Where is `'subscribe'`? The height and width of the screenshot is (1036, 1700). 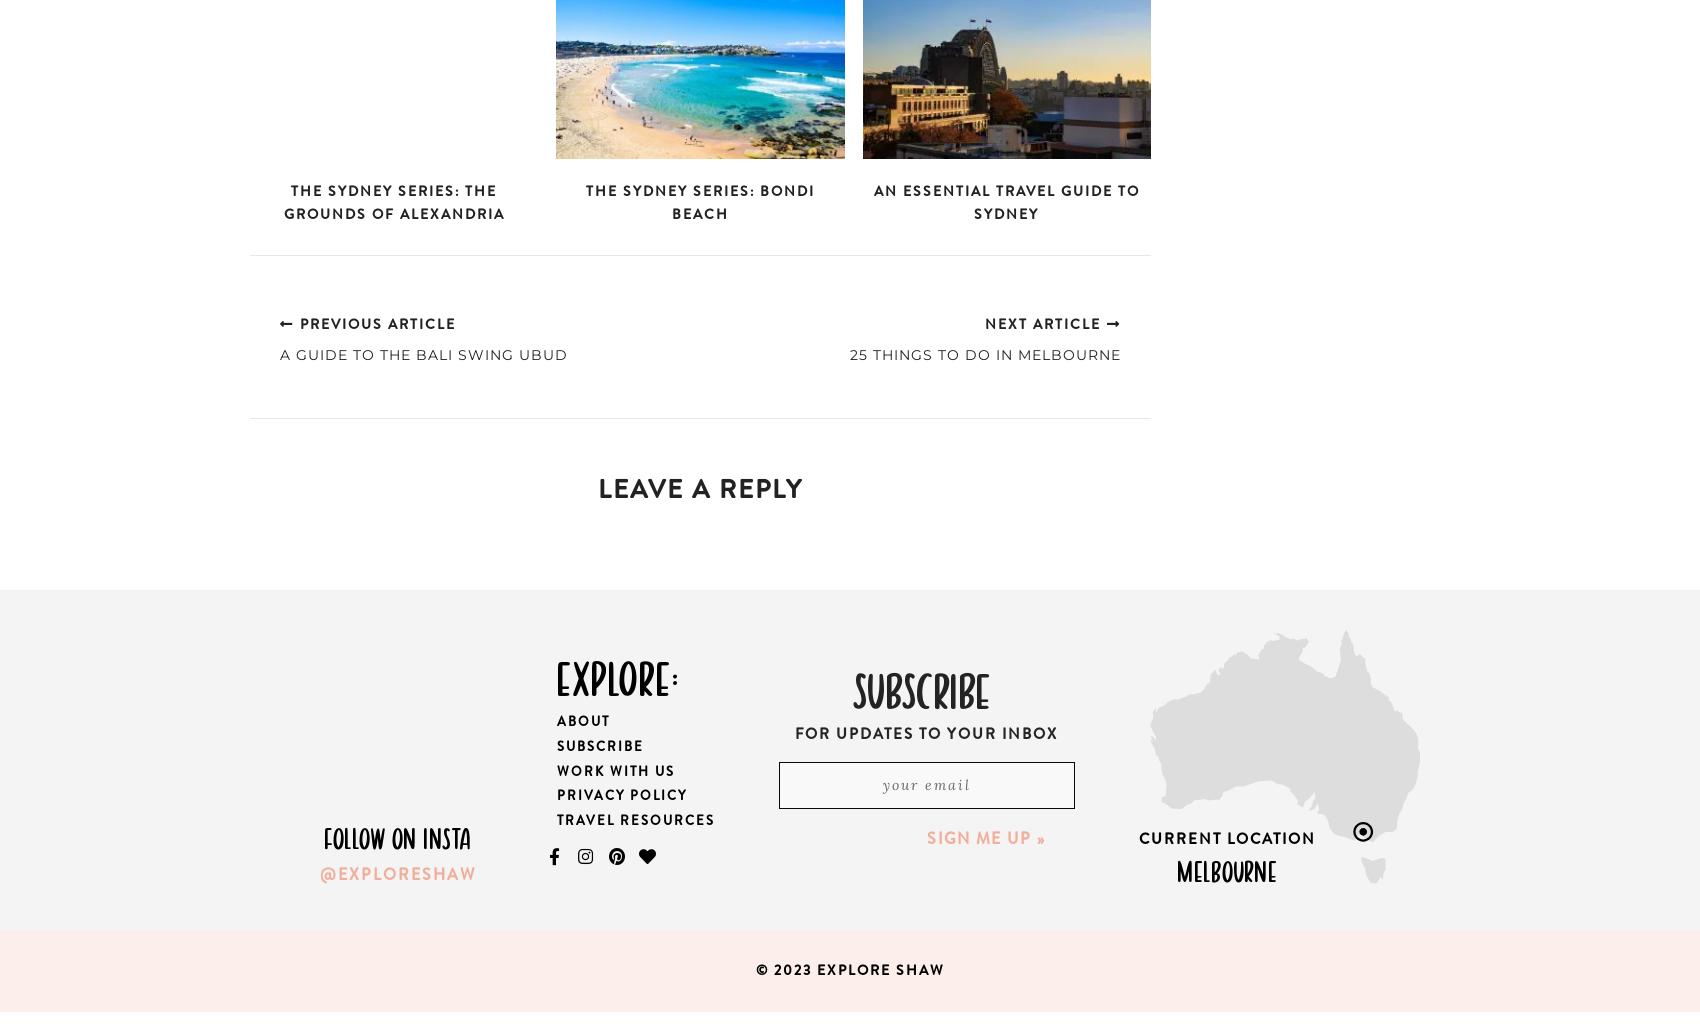
'subscribe' is located at coordinates (921, 686).